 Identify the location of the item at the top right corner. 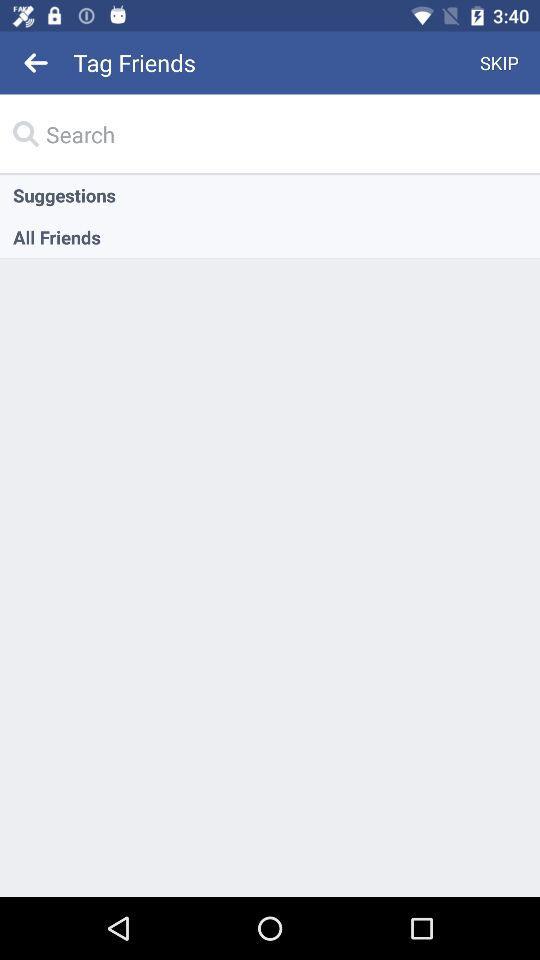
(498, 62).